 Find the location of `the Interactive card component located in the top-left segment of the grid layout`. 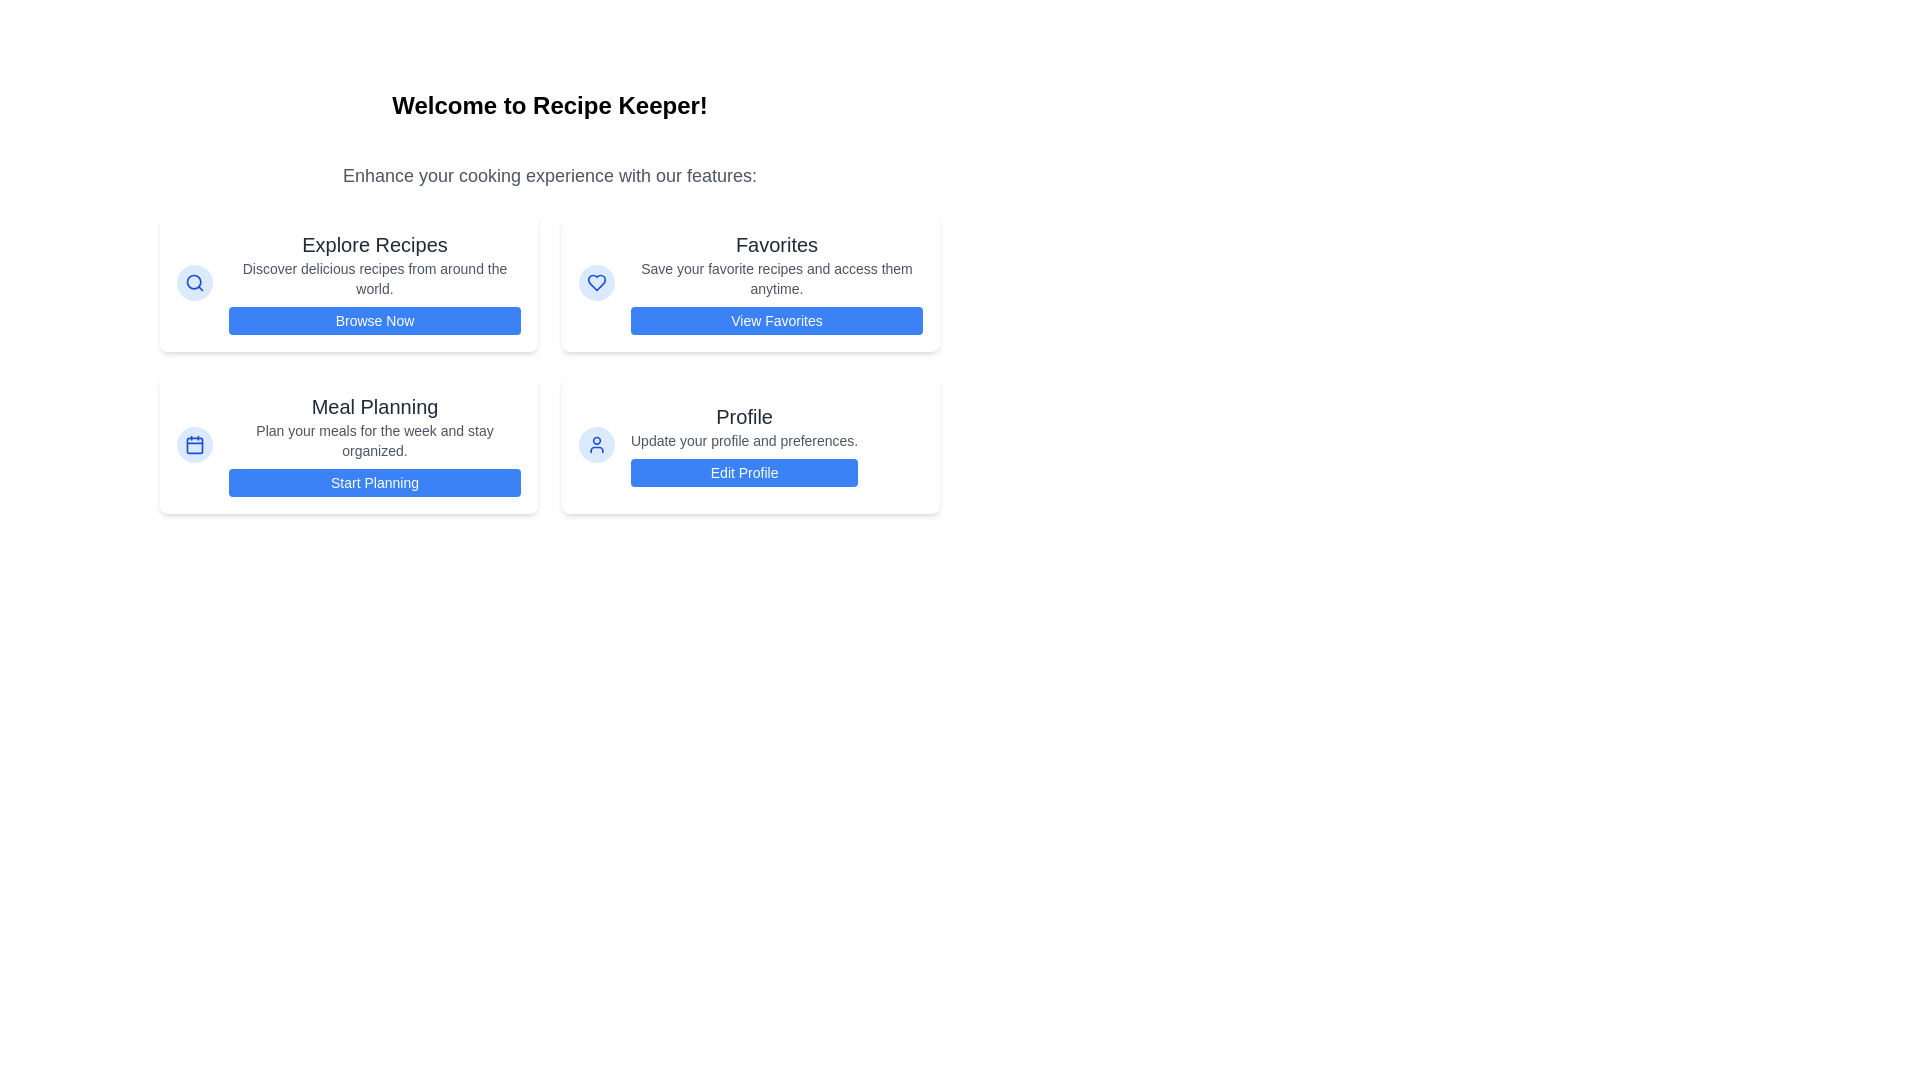

the Interactive card component located in the top-left segment of the grid layout is located at coordinates (349, 282).